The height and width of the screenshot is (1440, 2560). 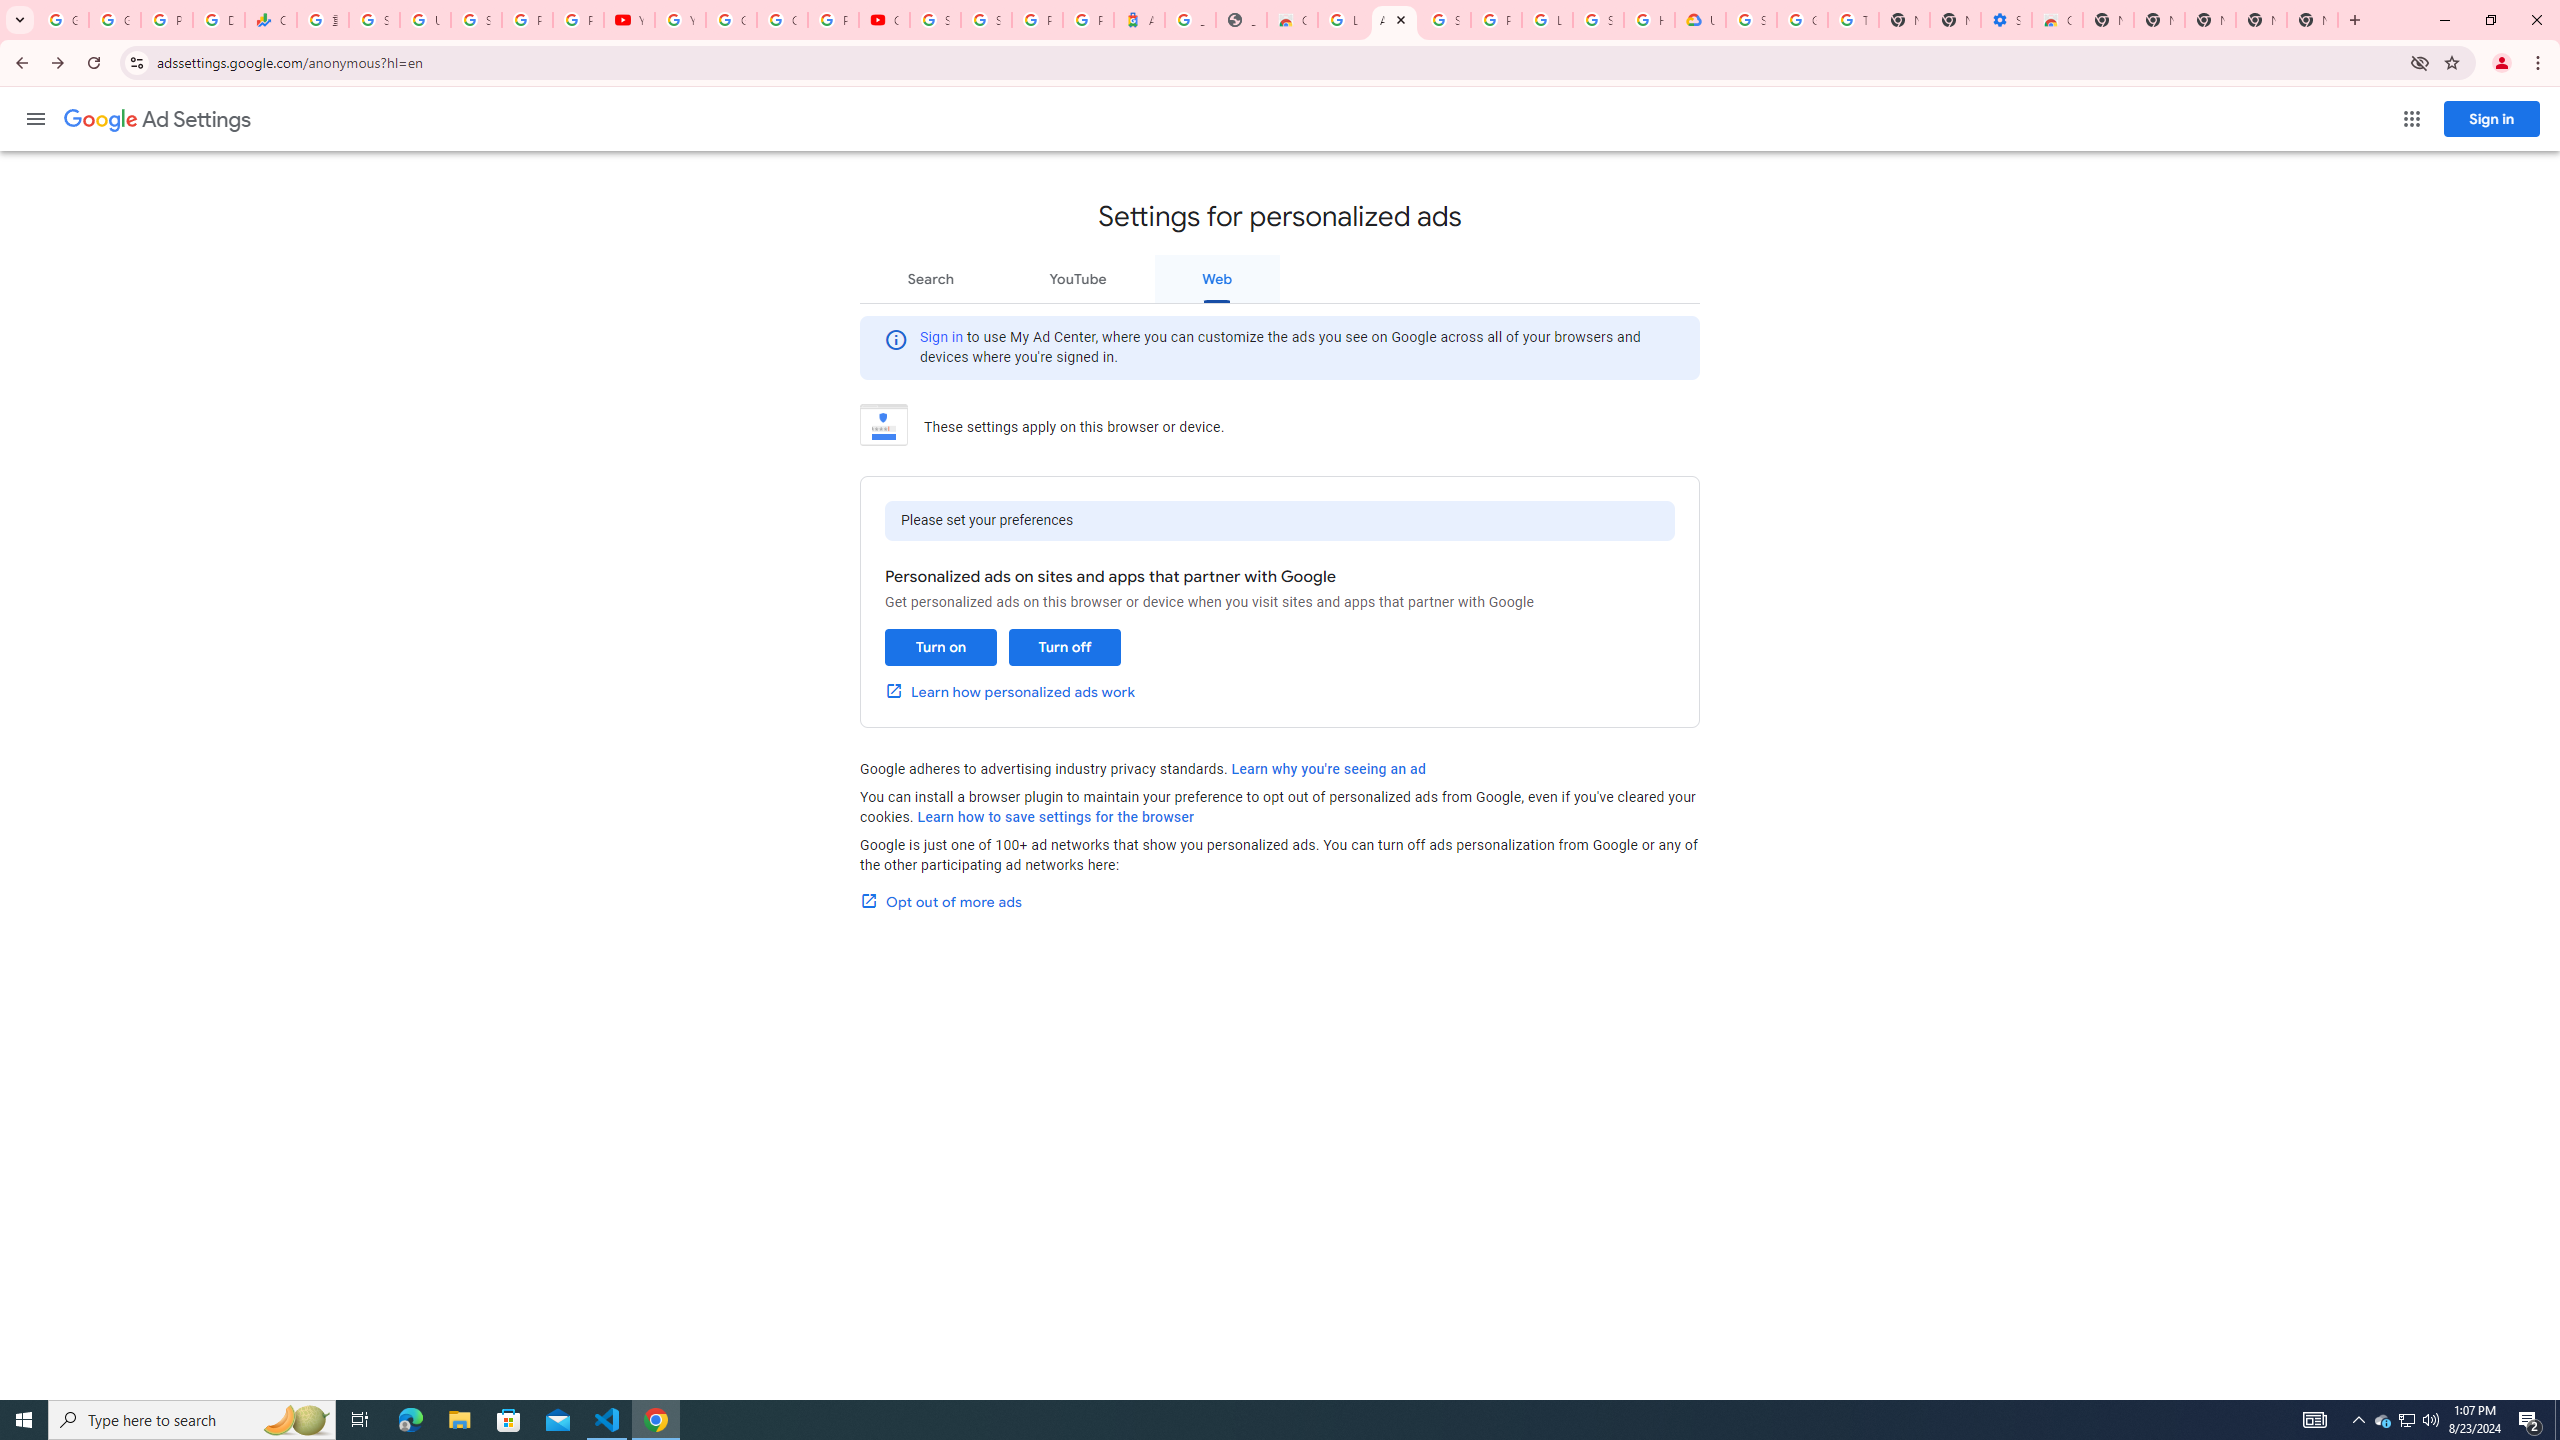 What do you see at coordinates (2410, 118) in the screenshot?
I see `'Google apps'` at bounding box center [2410, 118].